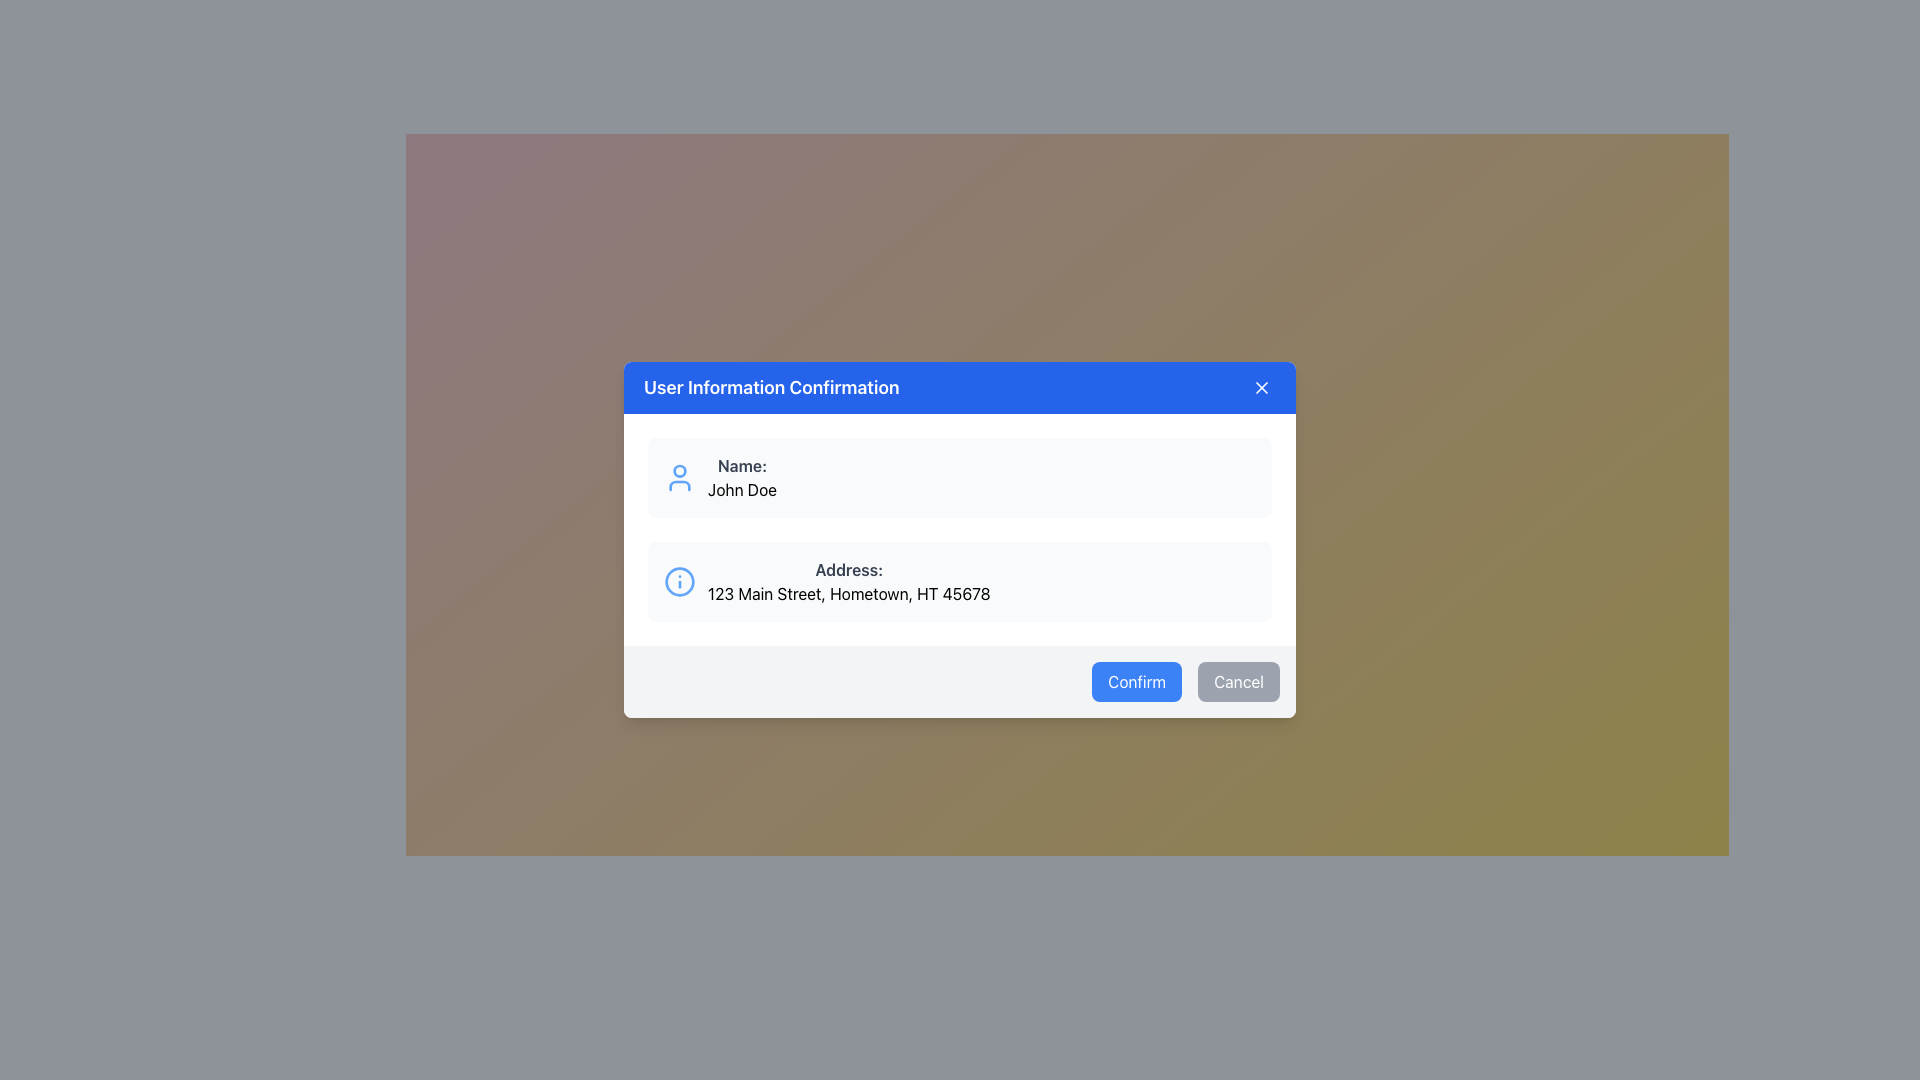 Image resolution: width=1920 pixels, height=1080 pixels. What do you see at coordinates (849, 570) in the screenshot?
I see `the Text Label indicating user address information located within the 'User Information Confirmation' modal dialog, positioned below the name label and above the address text` at bounding box center [849, 570].